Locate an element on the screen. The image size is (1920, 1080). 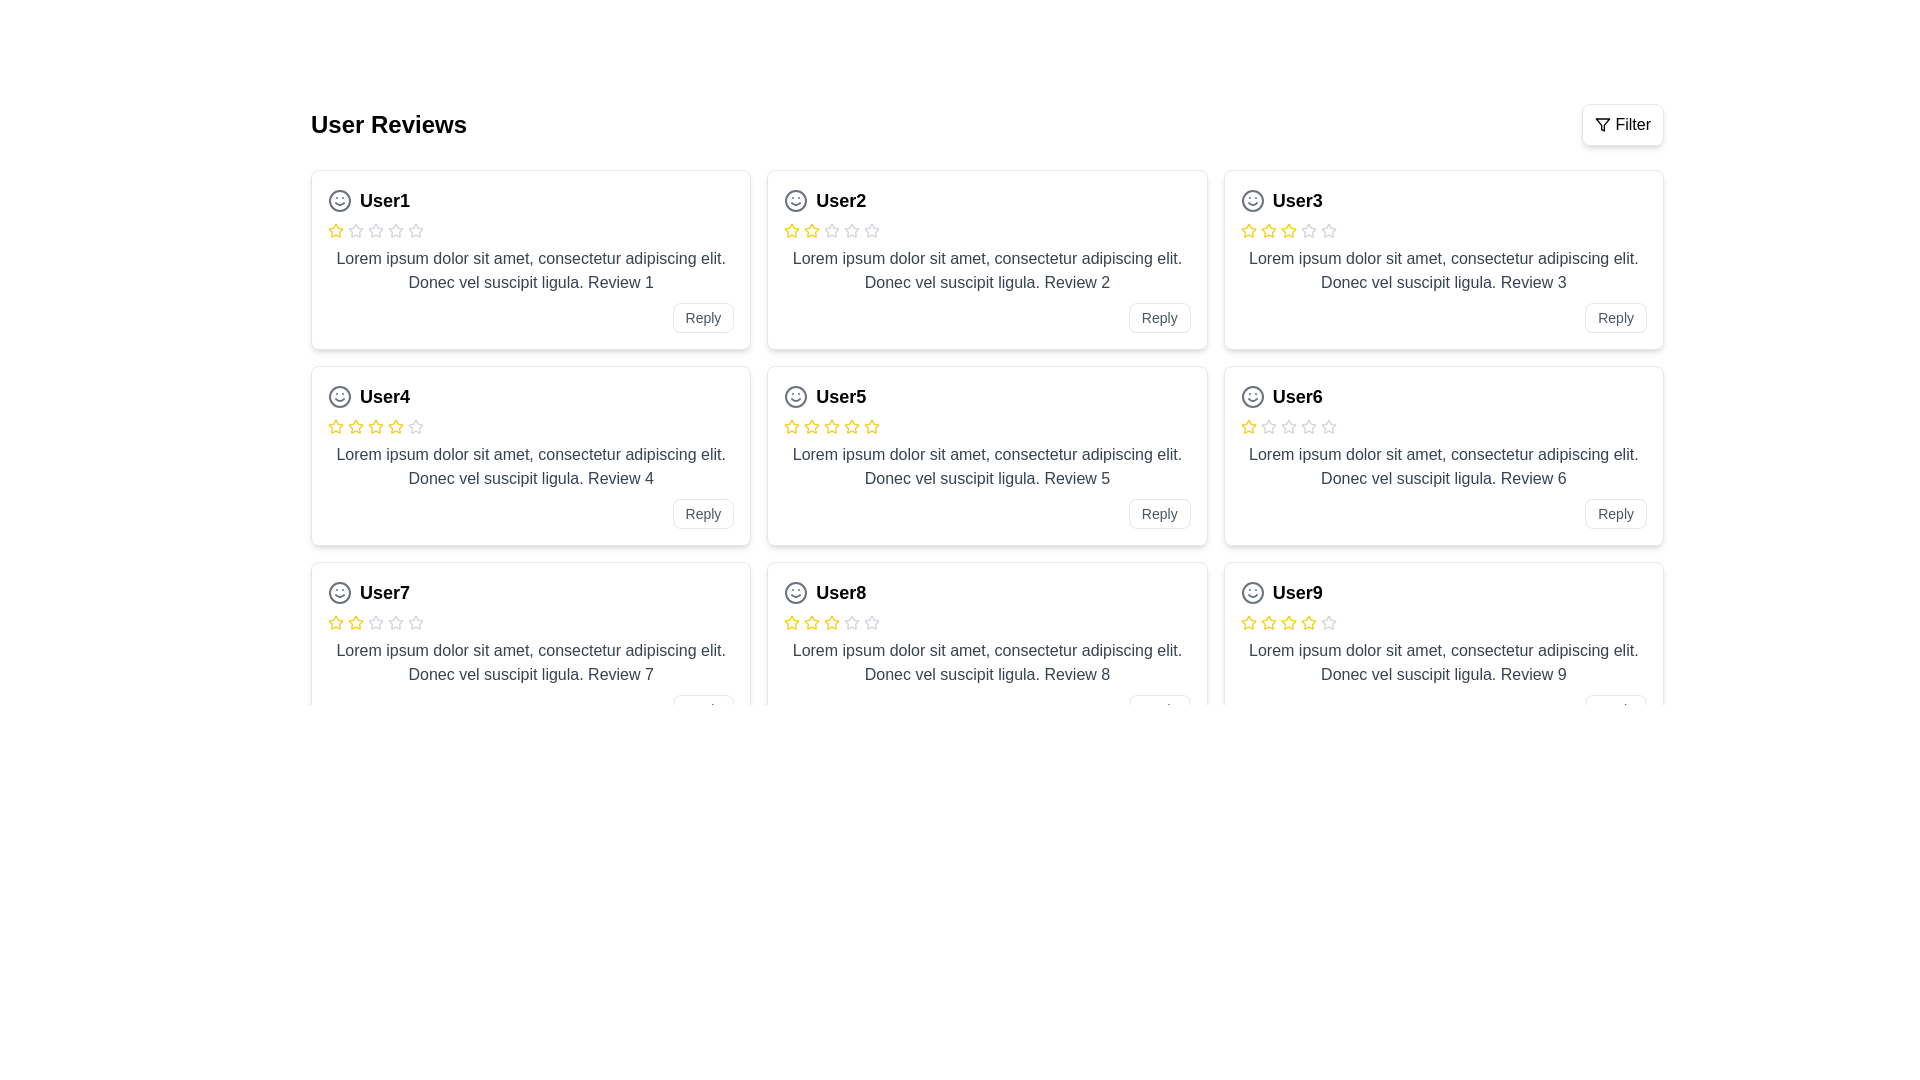
the third star-shaped yellow icon in the User2 review card to indicate a rating is located at coordinates (812, 230).